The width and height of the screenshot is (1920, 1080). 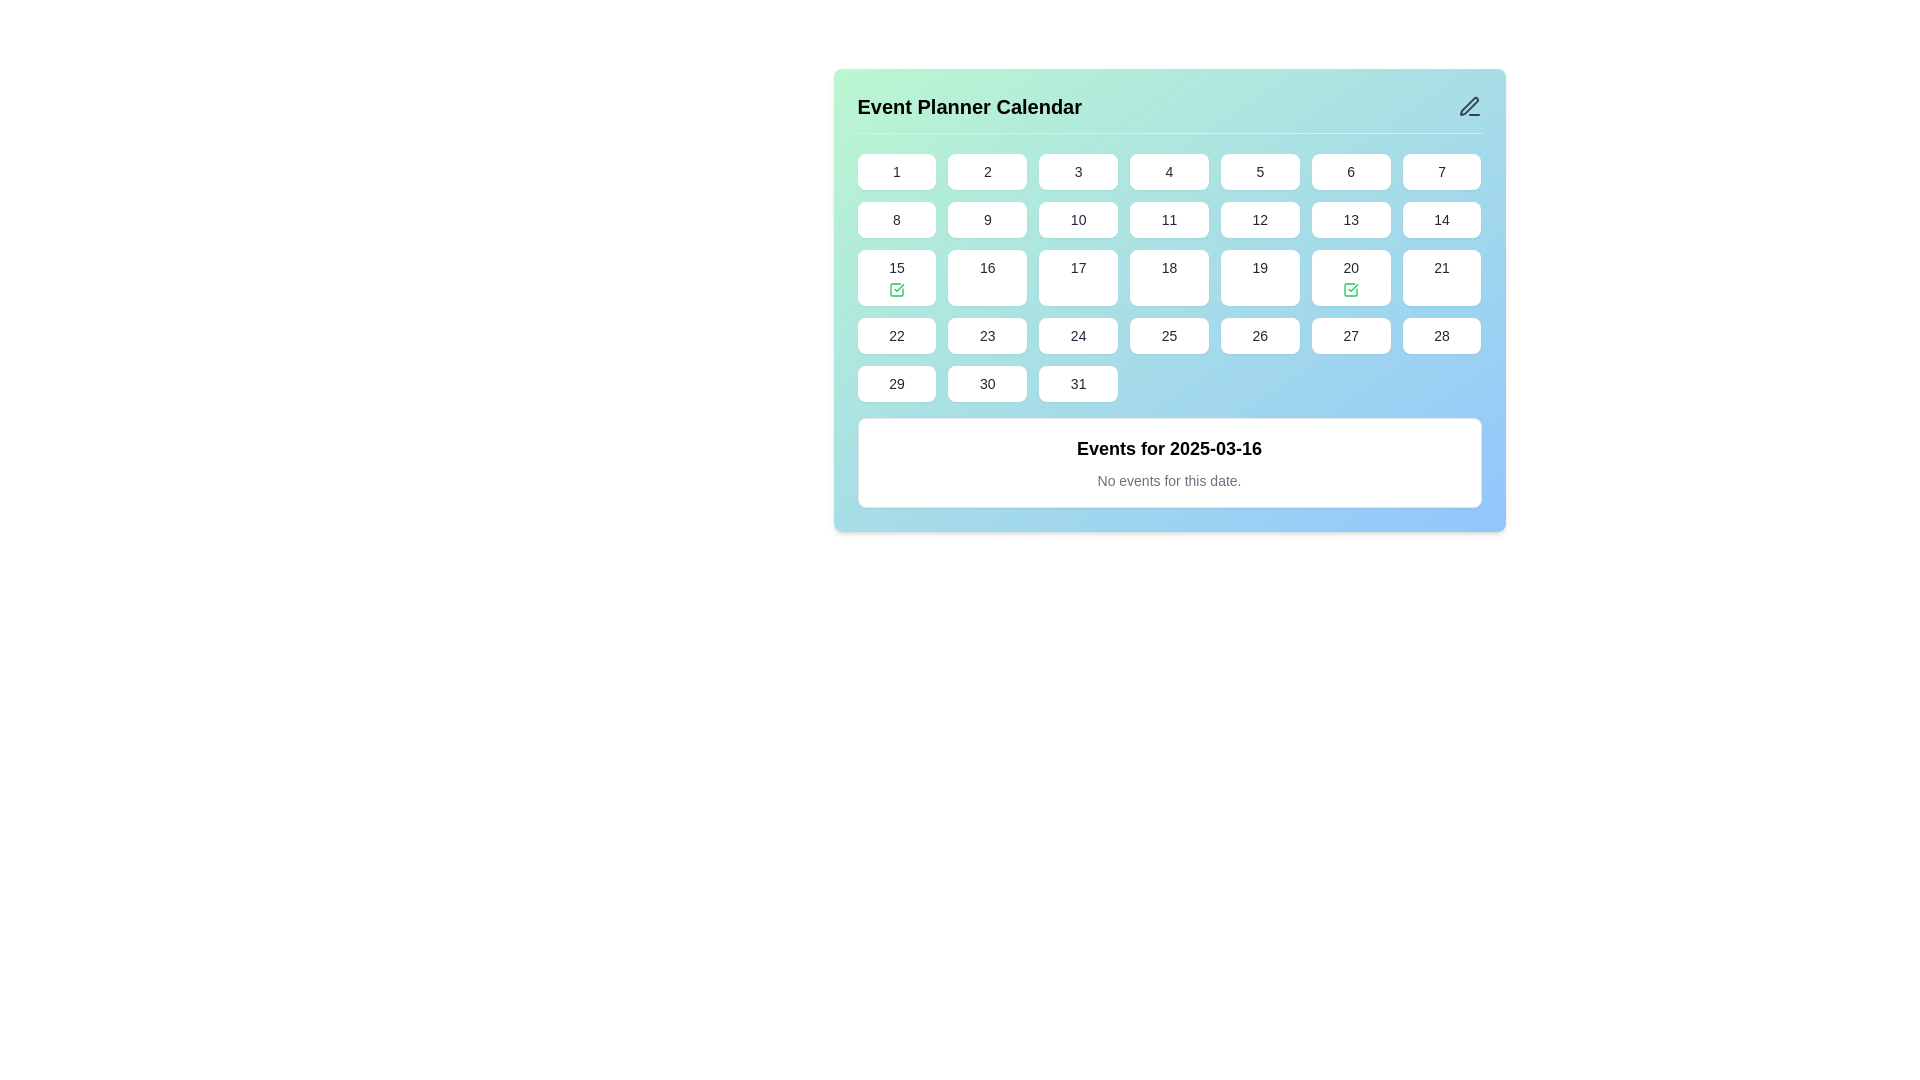 What do you see at coordinates (1351, 334) in the screenshot?
I see `the button-like calendar date element displaying the number '27'` at bounding box center [1351, 334].